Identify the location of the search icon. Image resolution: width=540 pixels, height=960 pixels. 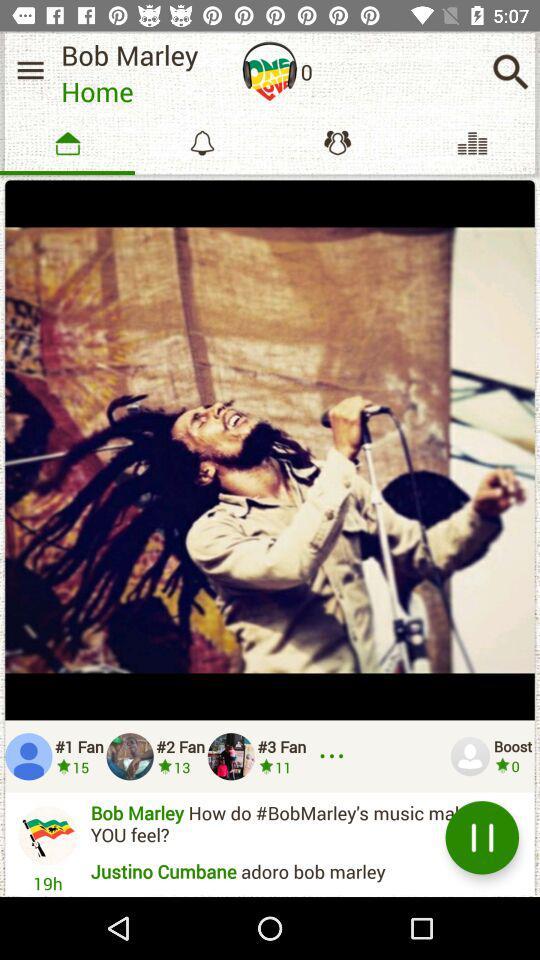
(510, 71).